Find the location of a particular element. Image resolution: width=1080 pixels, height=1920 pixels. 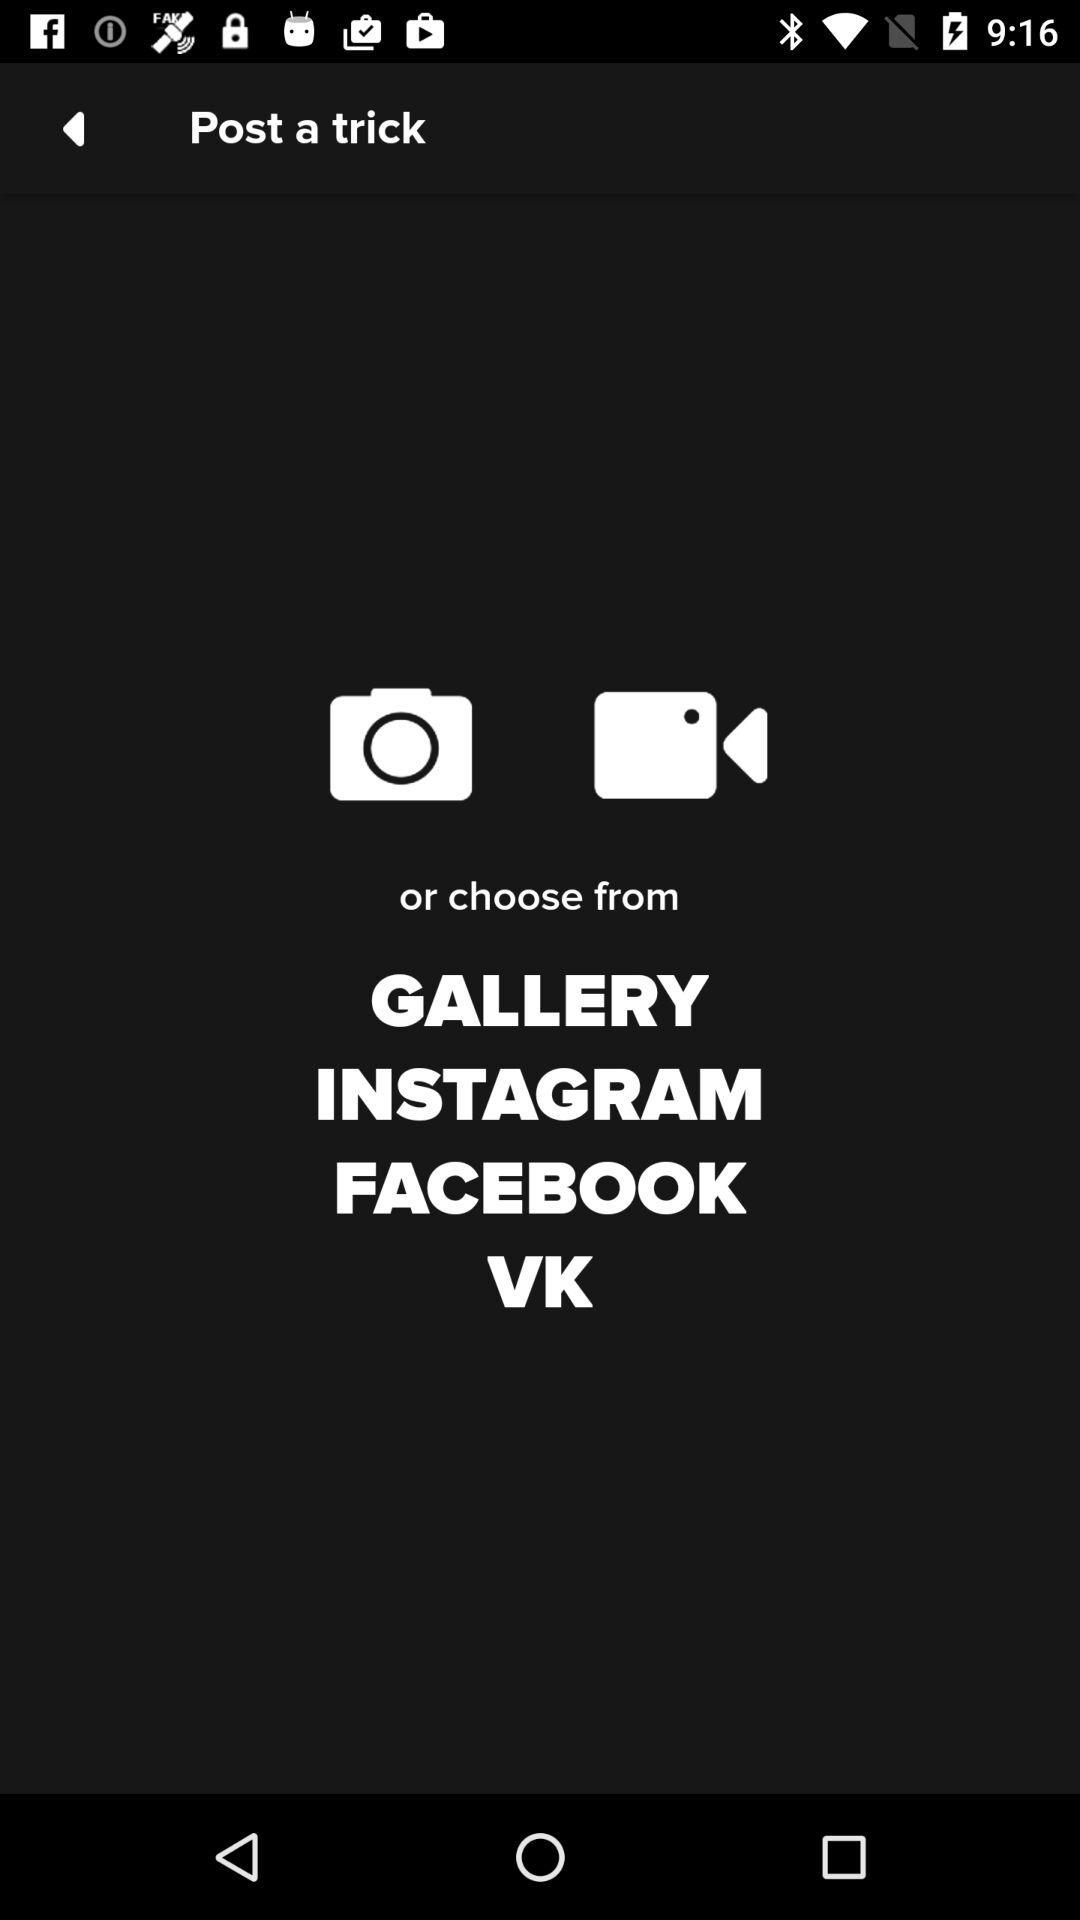

icon to the left of post a trick item is located at coordinates (72, 127).